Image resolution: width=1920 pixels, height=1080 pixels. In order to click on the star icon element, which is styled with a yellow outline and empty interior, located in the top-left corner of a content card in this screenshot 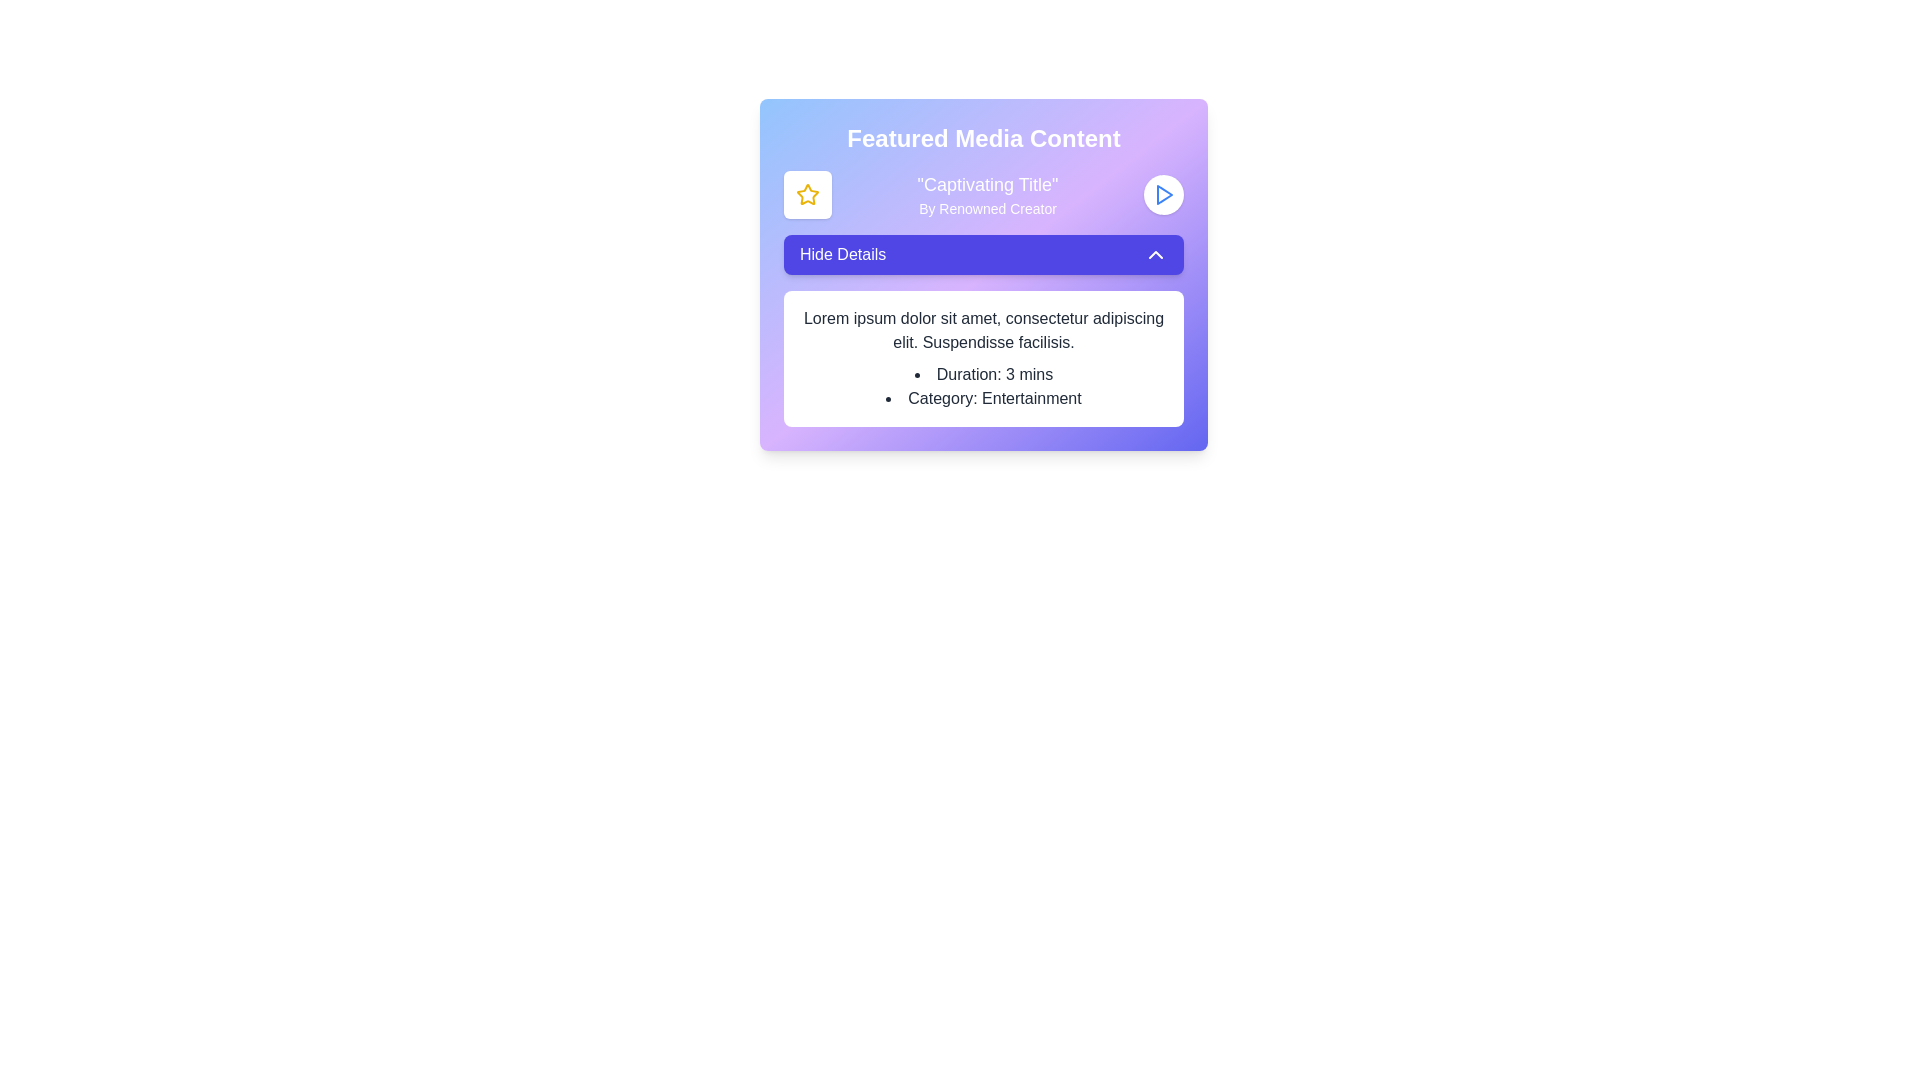, I will do `click(807, 194)`.